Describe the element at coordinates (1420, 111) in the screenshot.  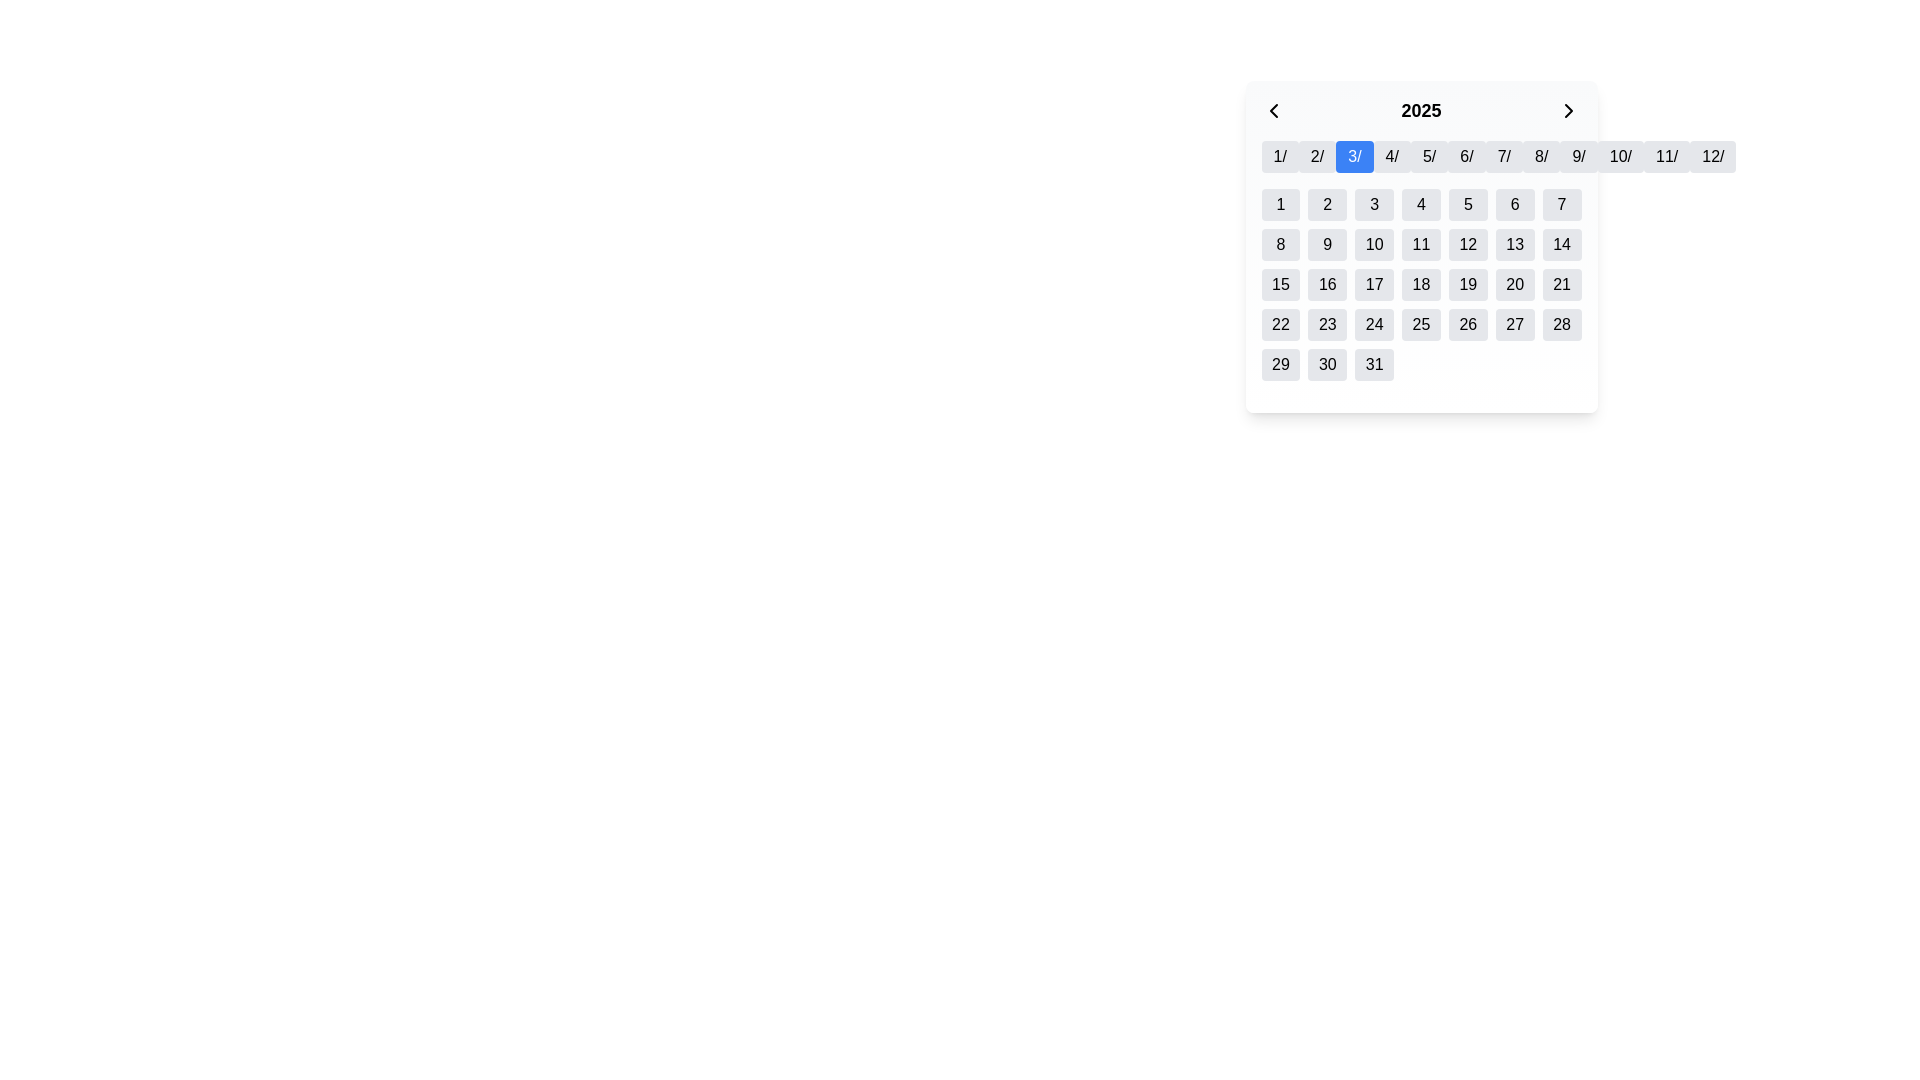
I see `the bold, black text displaying the number '2025' in the calendar navigation header, which is centrally positioned between two chevron arrow icons` at that location.